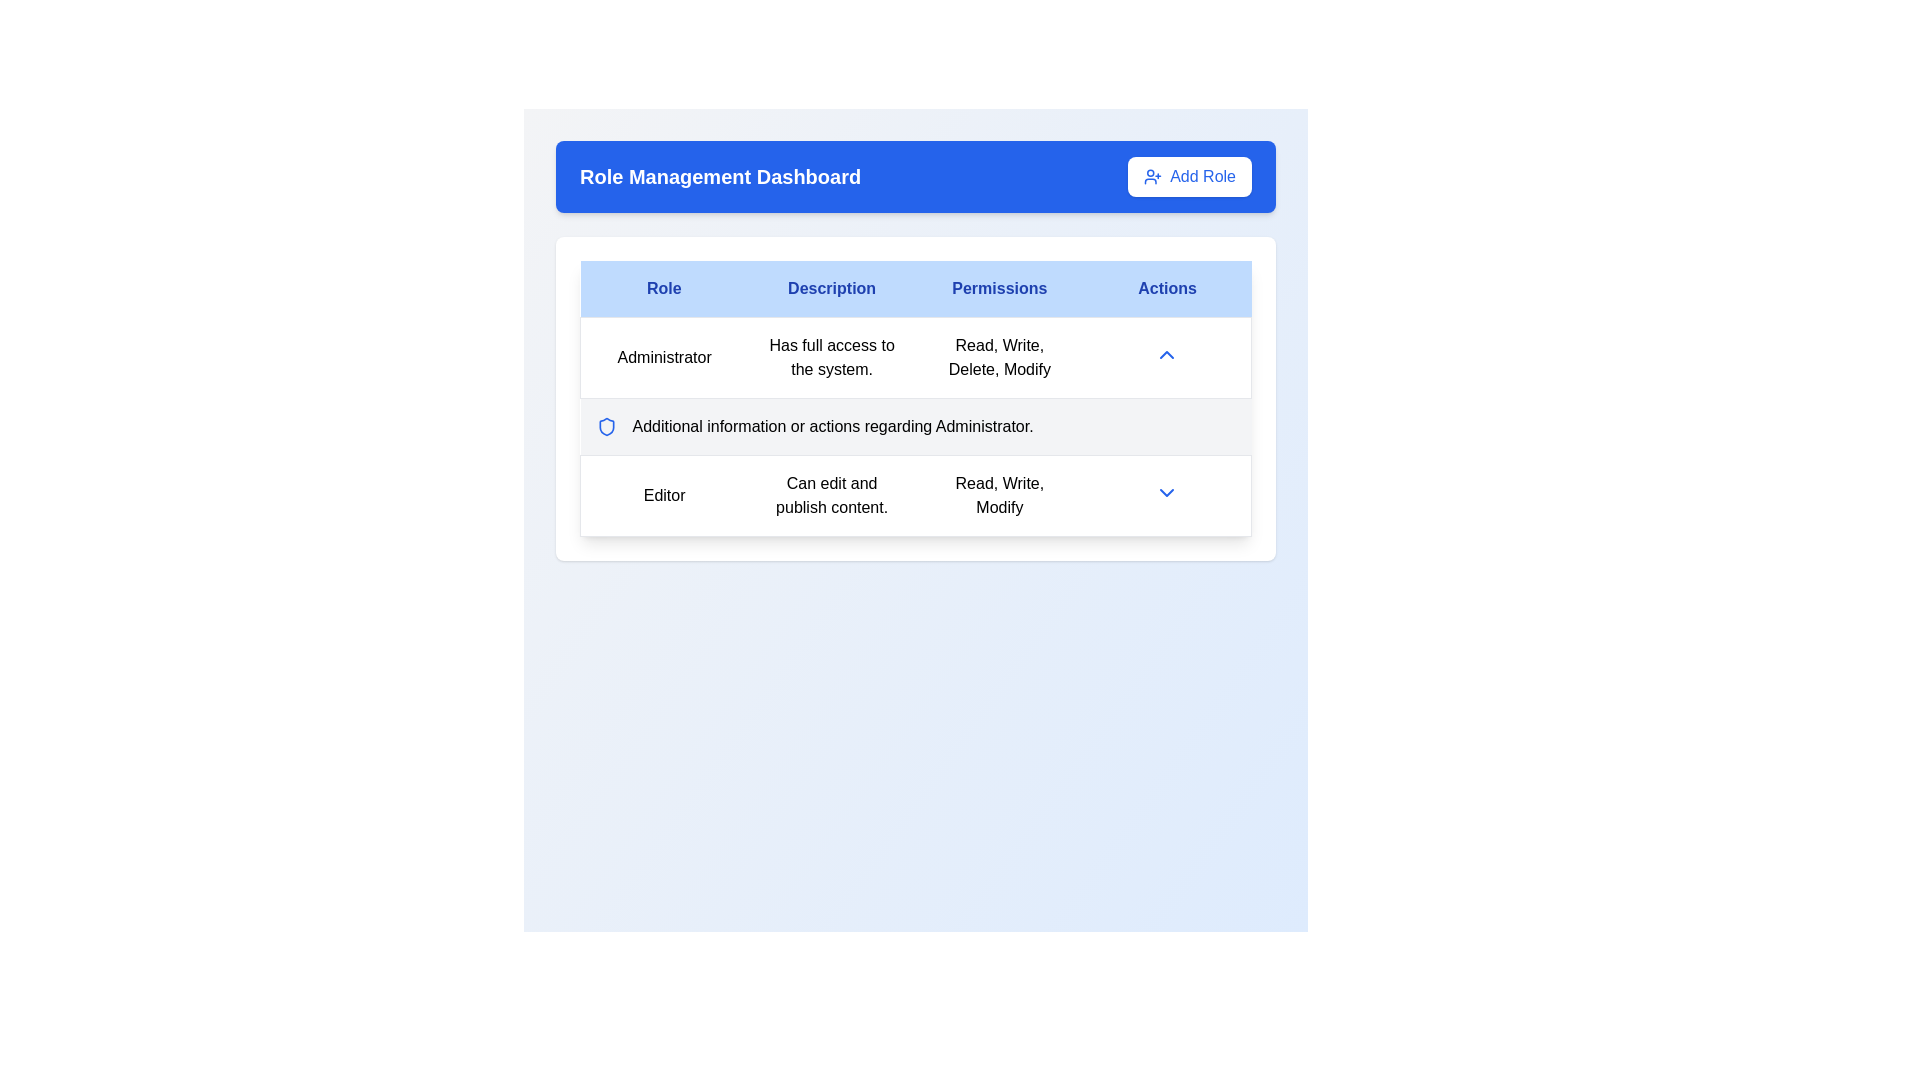 Image resolution: width=1920 pixels, height=1080 pixels. What do you see at coordinates (1167, 289) in the screenshot?
I see `the 'Actions' table column header, which is the last column header styled with a blue background and white text` at bounding box center [1167, 289].